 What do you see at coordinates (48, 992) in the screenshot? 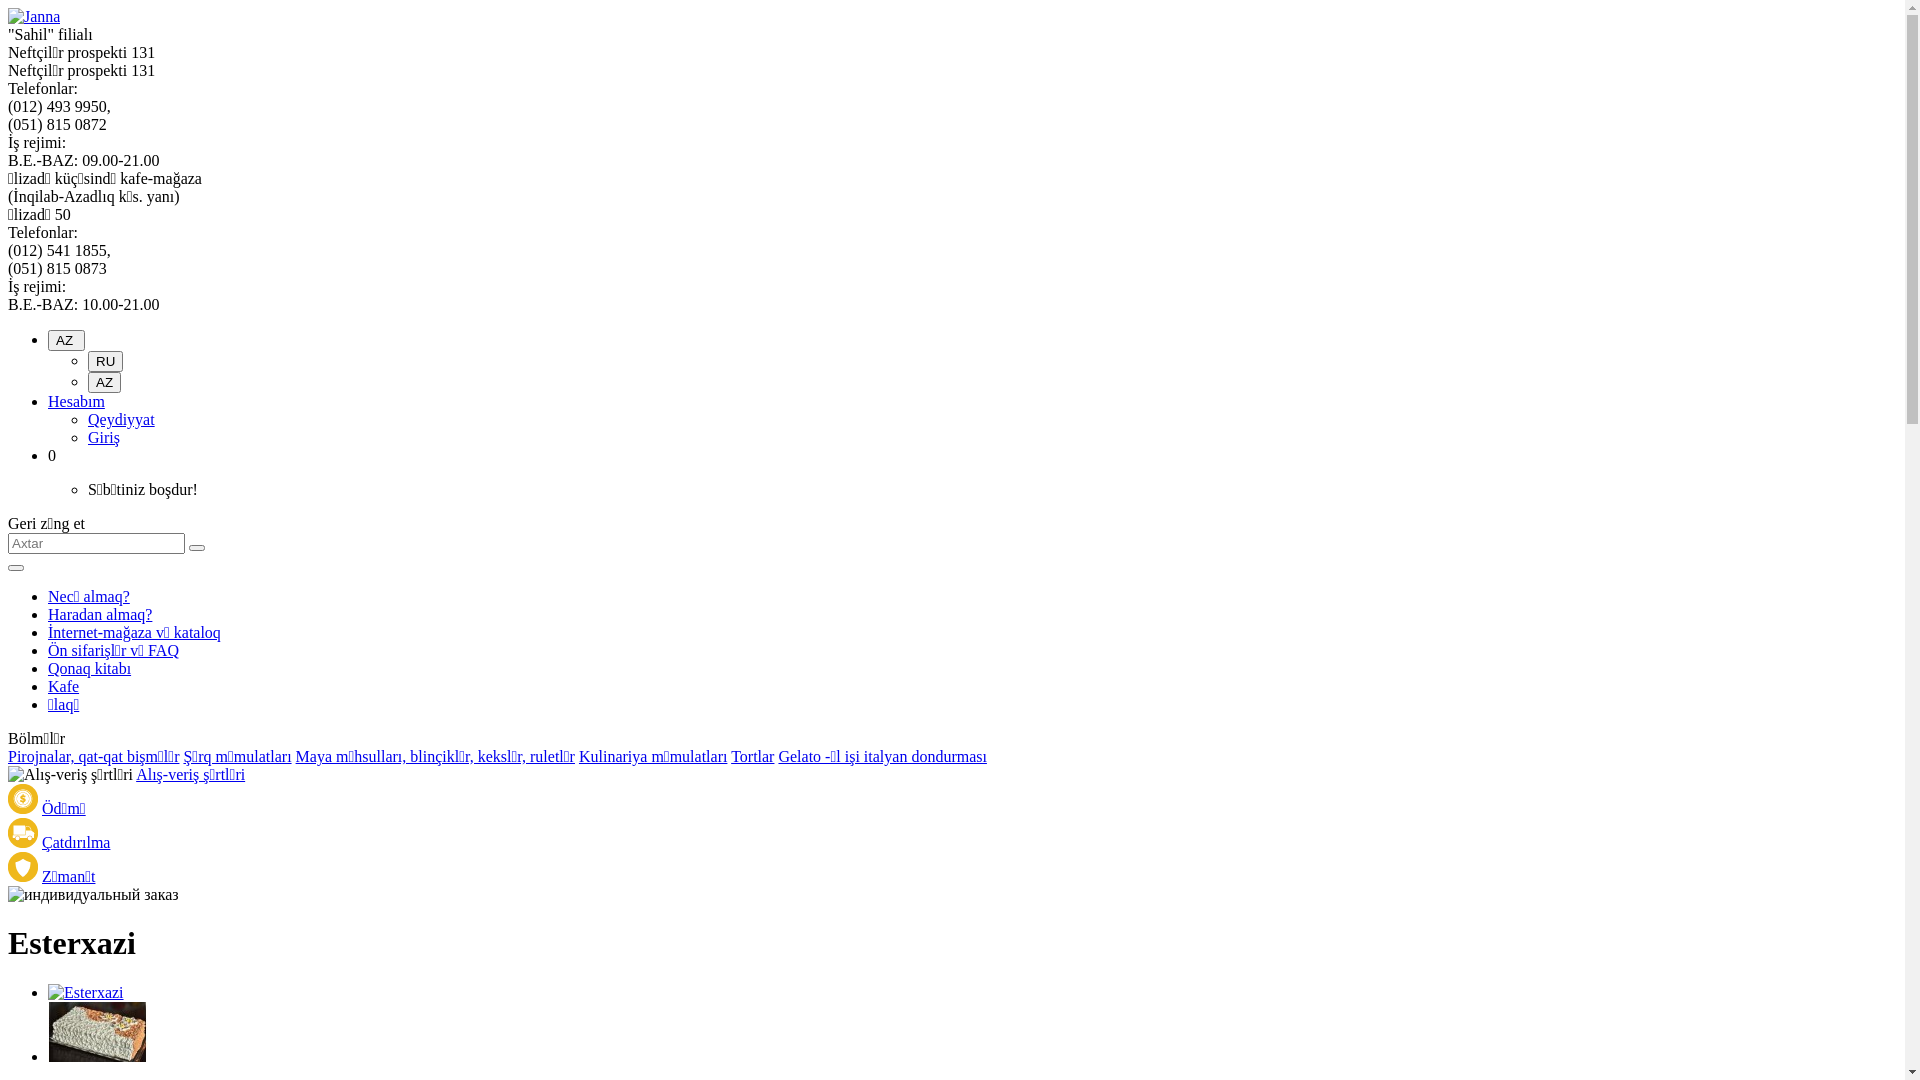
I see `'Esterxazi'` at bounding box center [48, 992].